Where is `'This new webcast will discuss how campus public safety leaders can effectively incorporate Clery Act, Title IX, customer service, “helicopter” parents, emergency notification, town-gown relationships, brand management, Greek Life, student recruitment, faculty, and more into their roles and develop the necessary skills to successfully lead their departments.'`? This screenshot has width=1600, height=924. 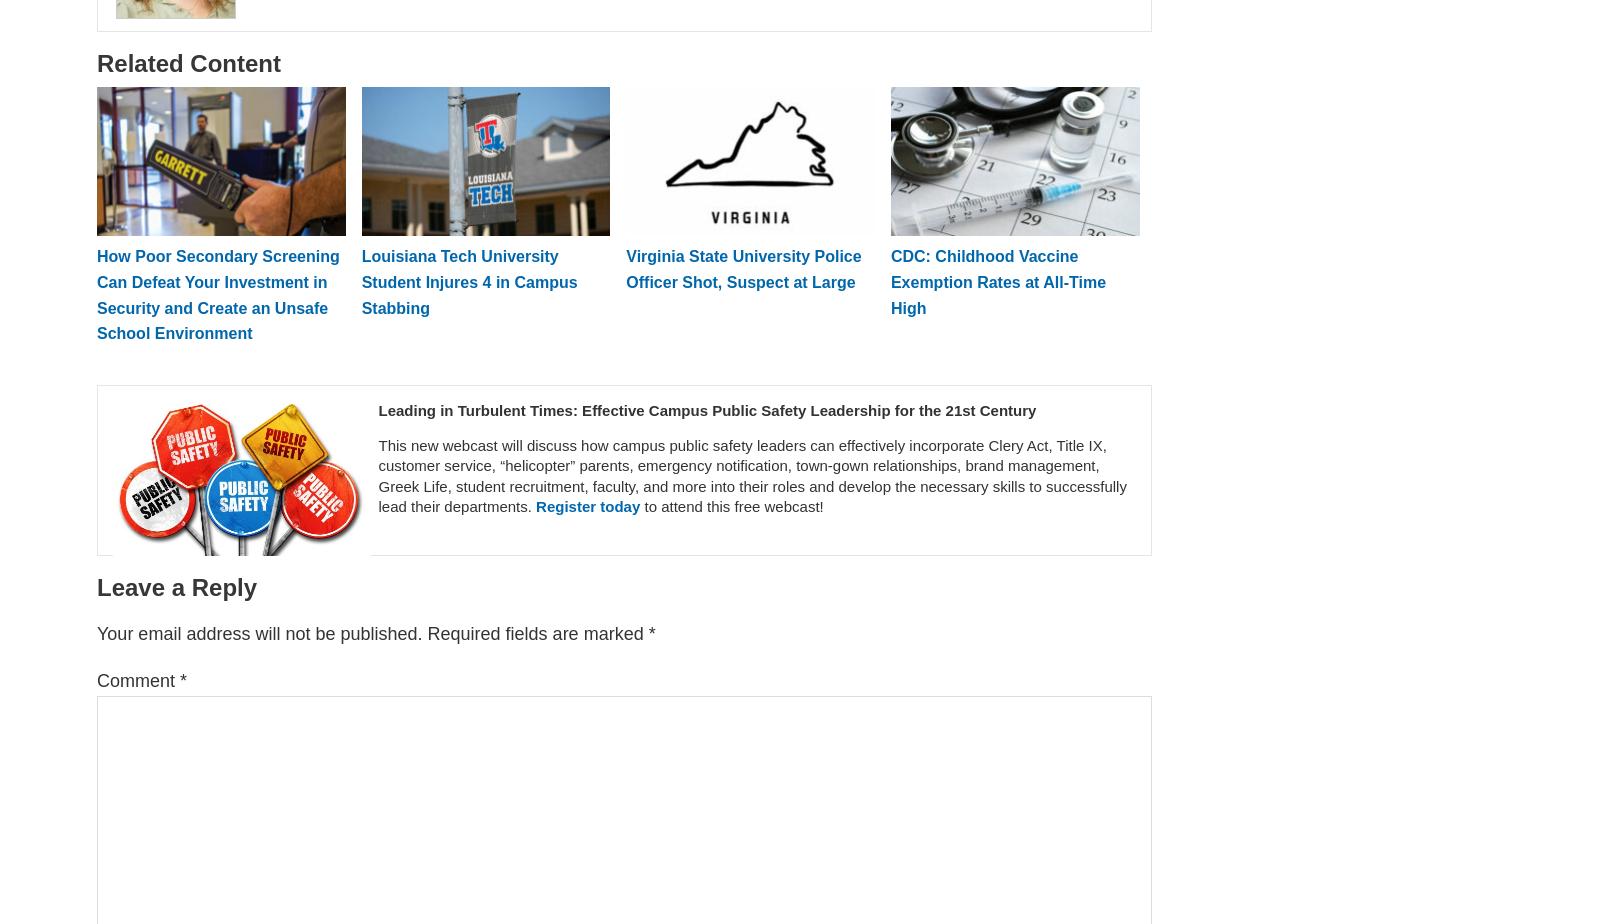
'This new webcast will discuss how campus public safety leaders can effectively incorporate Clery Act, Title IX, customer service, “helicopter” parents, emergency notification, town-gown relationships, brand management, Greek Life, student recruitment, faculty, and more into their roles and develop the necessary skills to successfully lead their departments.' is located at coordinates (752, 475).